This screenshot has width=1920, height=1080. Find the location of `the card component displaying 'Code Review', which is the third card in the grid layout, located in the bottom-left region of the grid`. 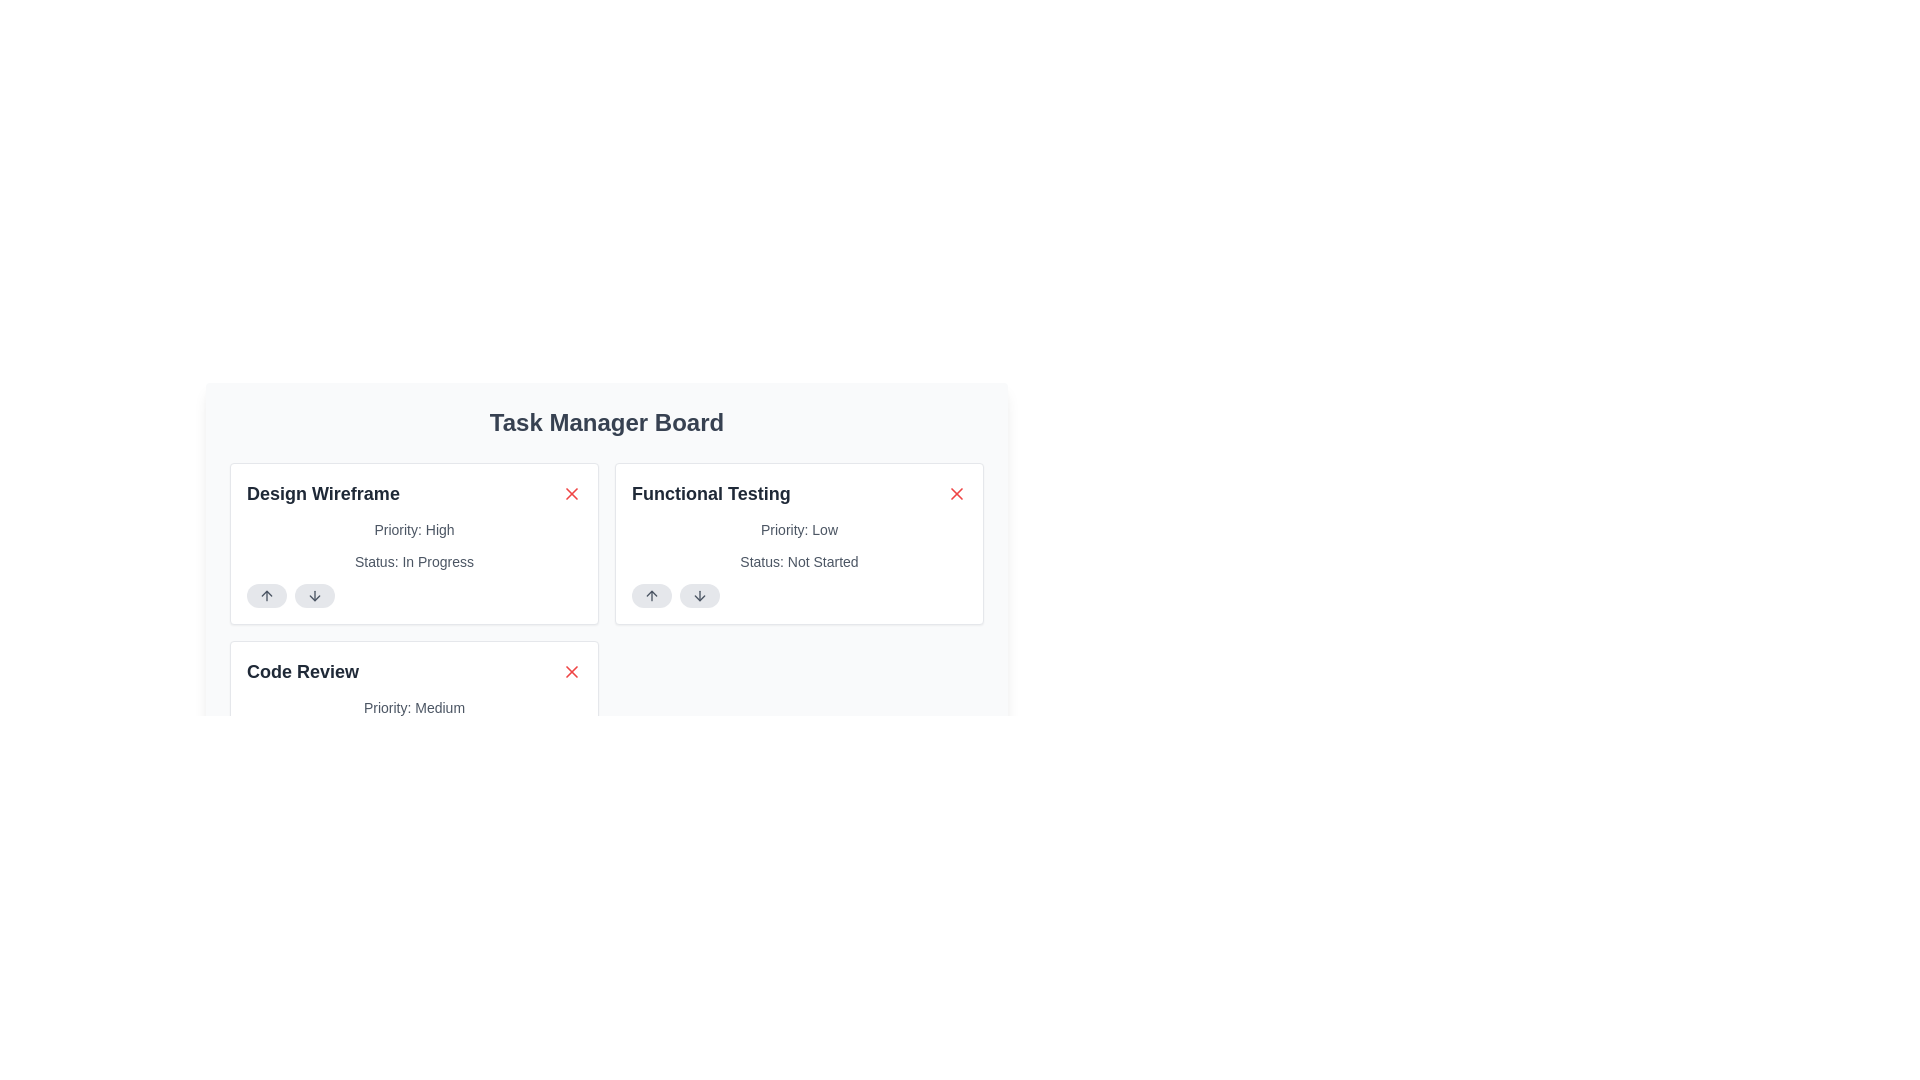

the card component displaying 'Code Review', which is the third card in the grid layout, located in the bottom-left region of the grid is located at coordinates (413, 721).